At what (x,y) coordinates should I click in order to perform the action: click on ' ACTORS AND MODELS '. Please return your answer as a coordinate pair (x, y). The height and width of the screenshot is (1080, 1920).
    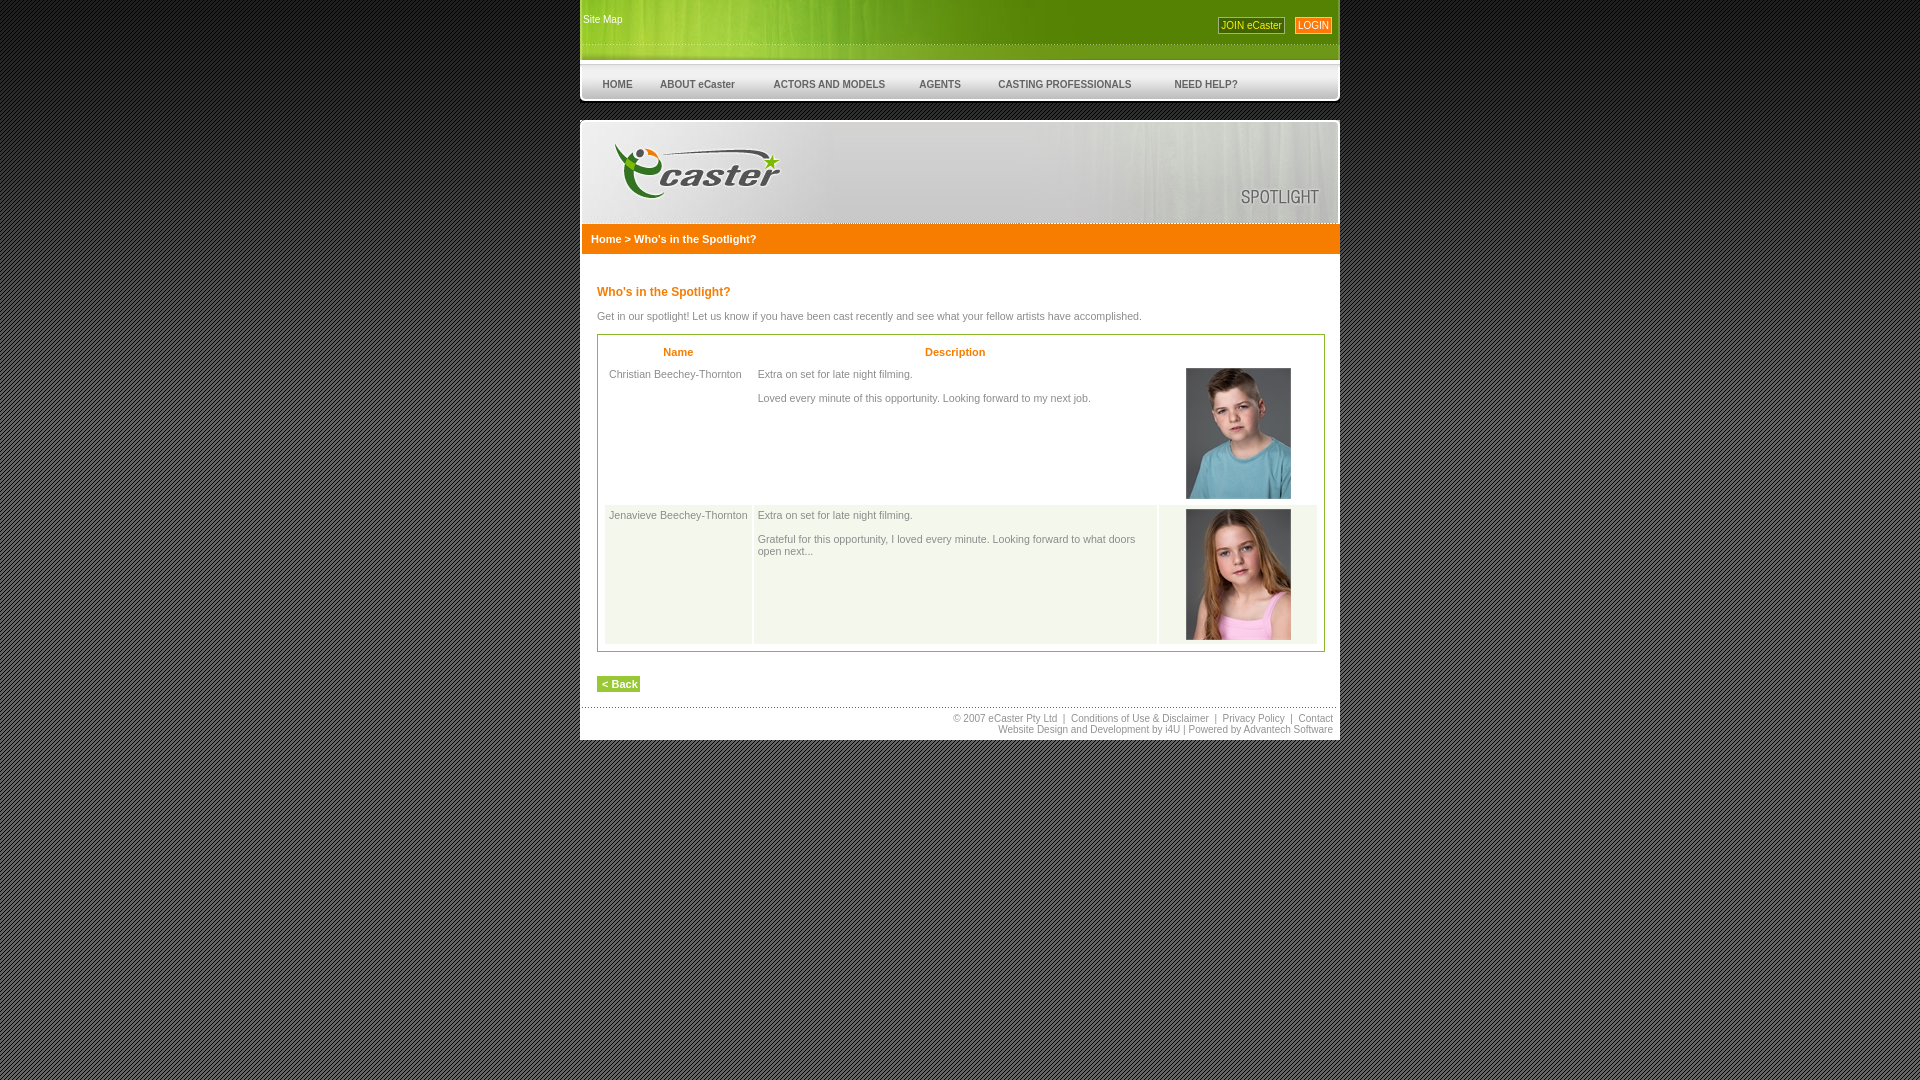
    Looking at the image, I should click on (752, 82).